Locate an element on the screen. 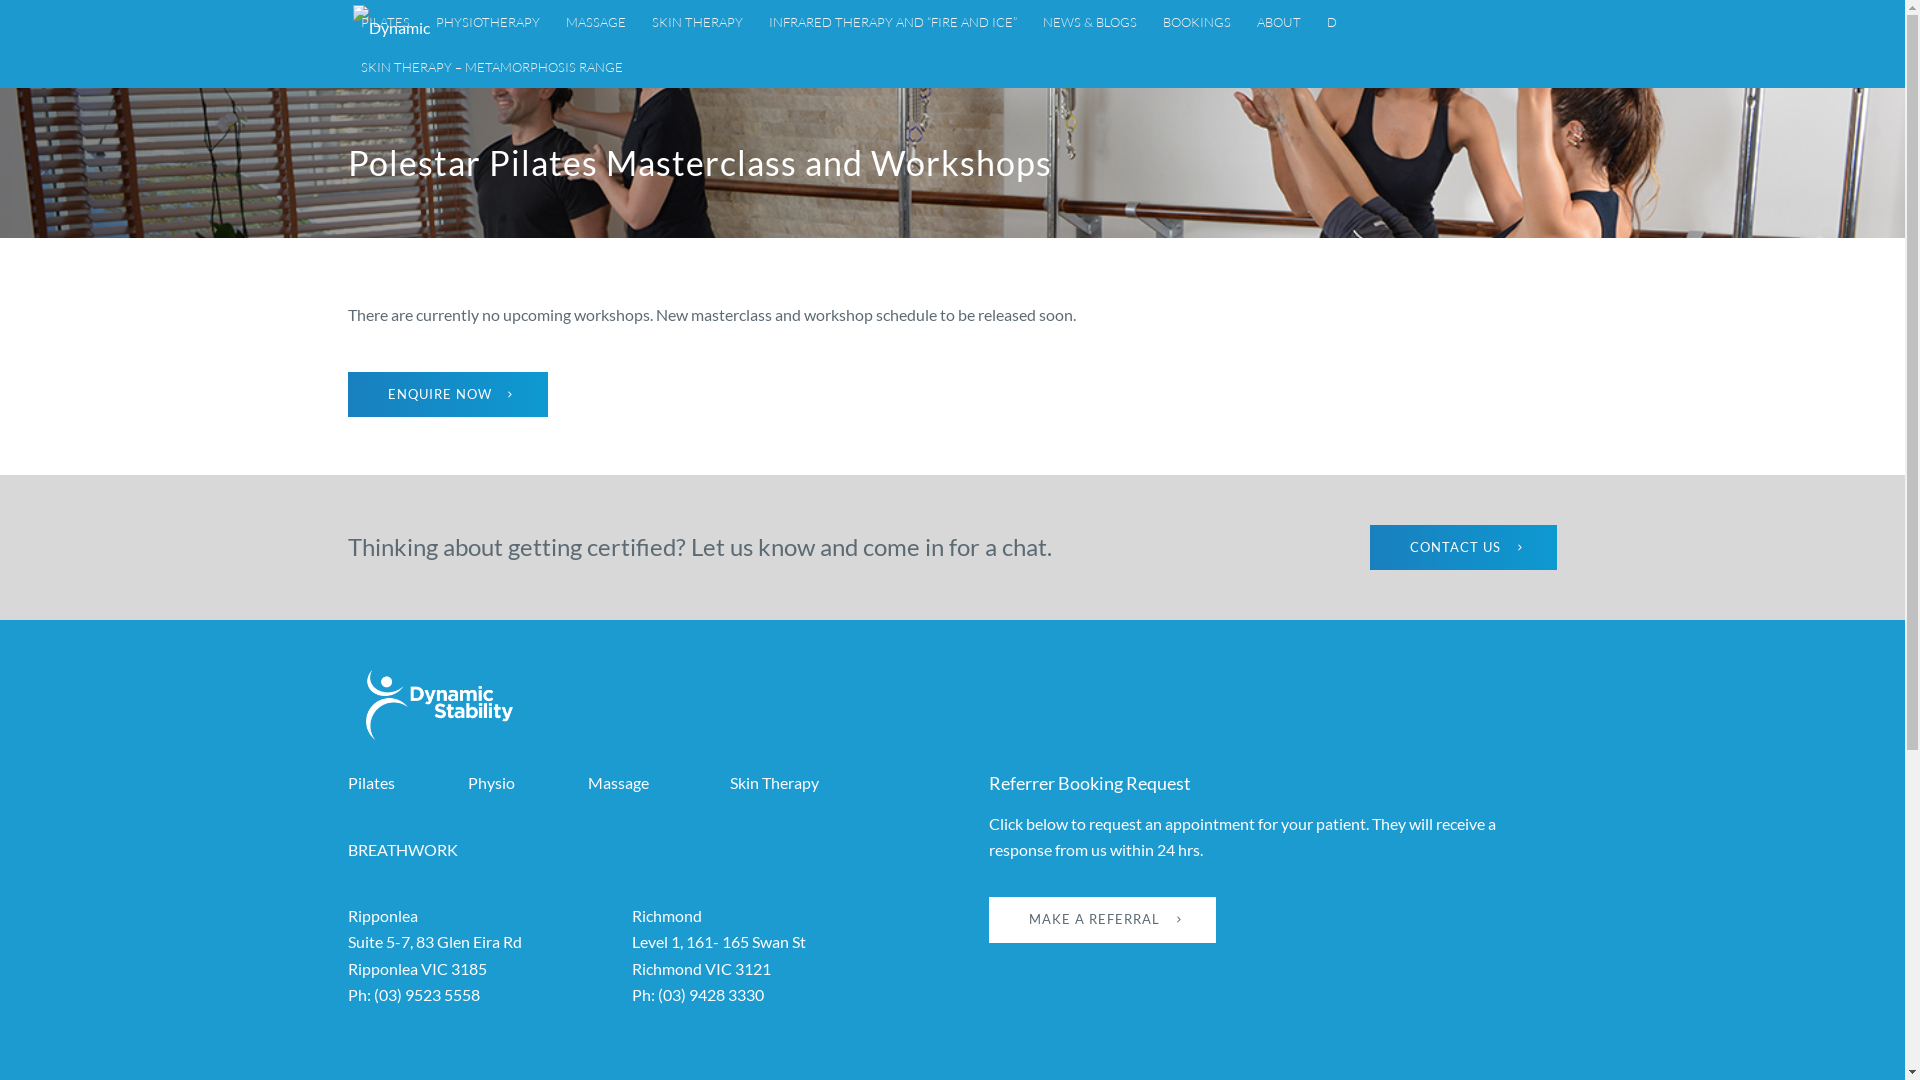 The height and width of the screenshot is (1080, 1920). 'MASSAGE' is located at coordinates (594, 22).